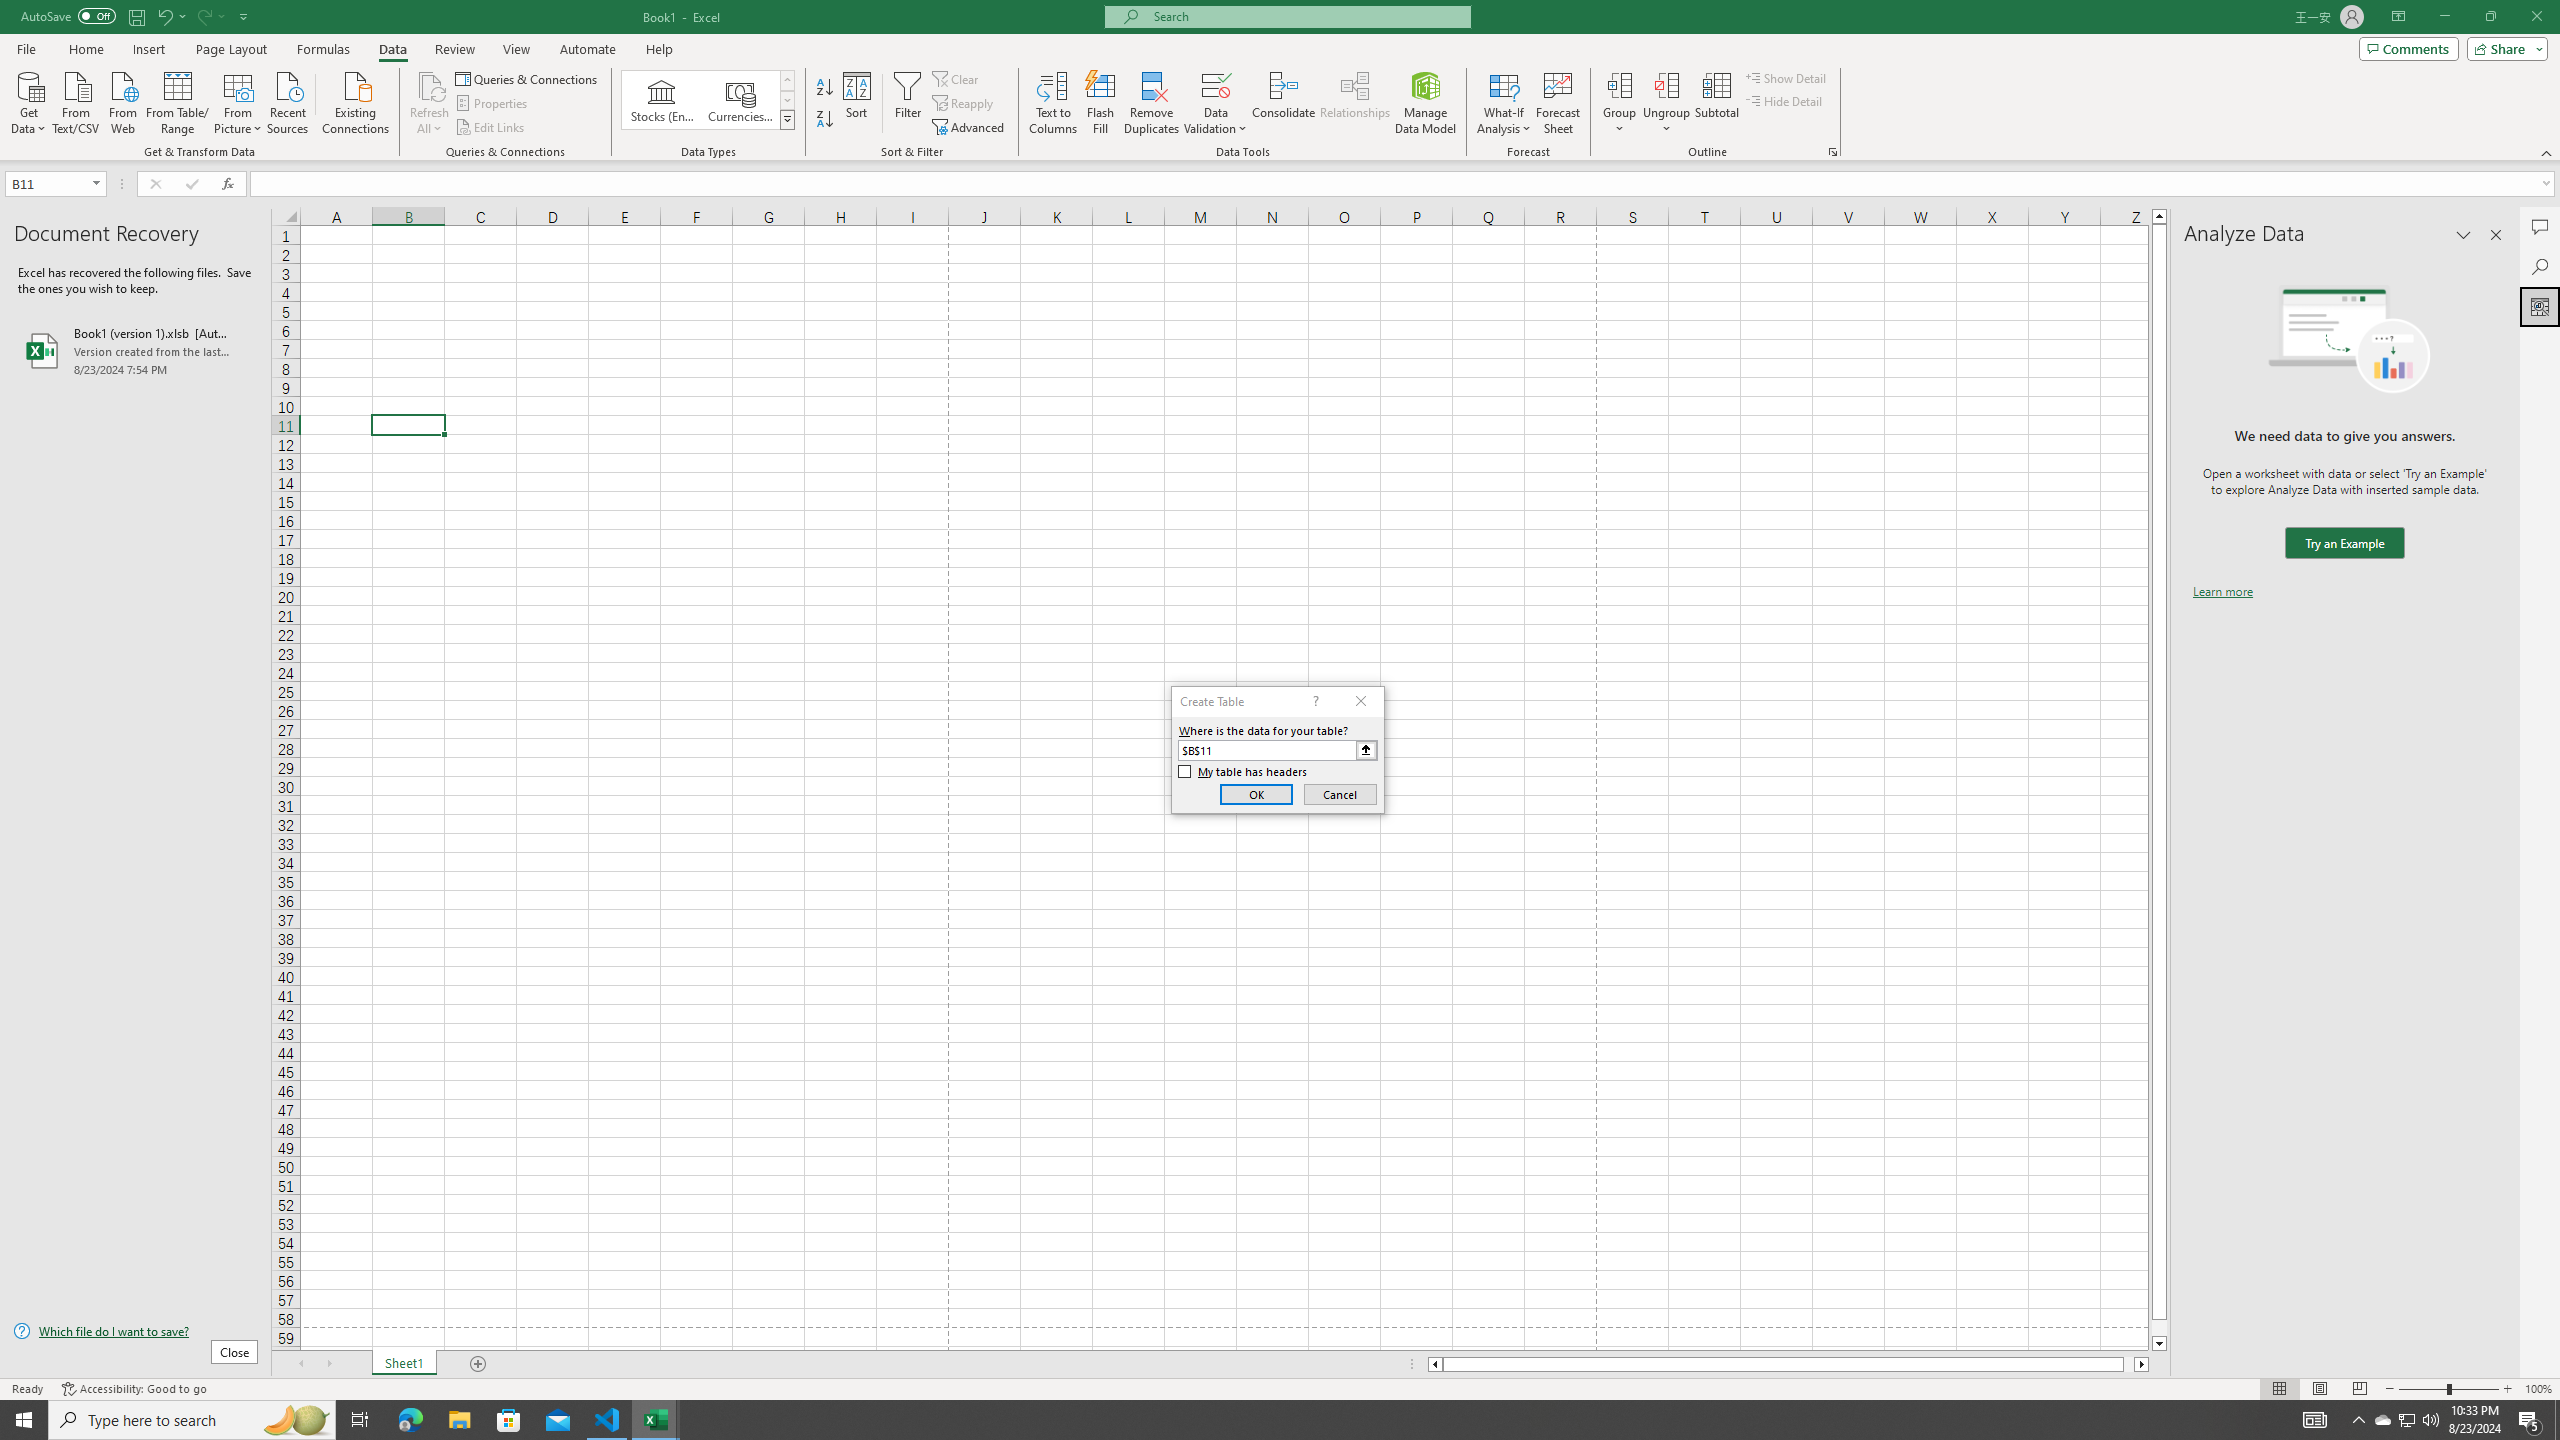  I want to click on 'AutomationID: ConvertToLinkedEntity', so click(709, 99).